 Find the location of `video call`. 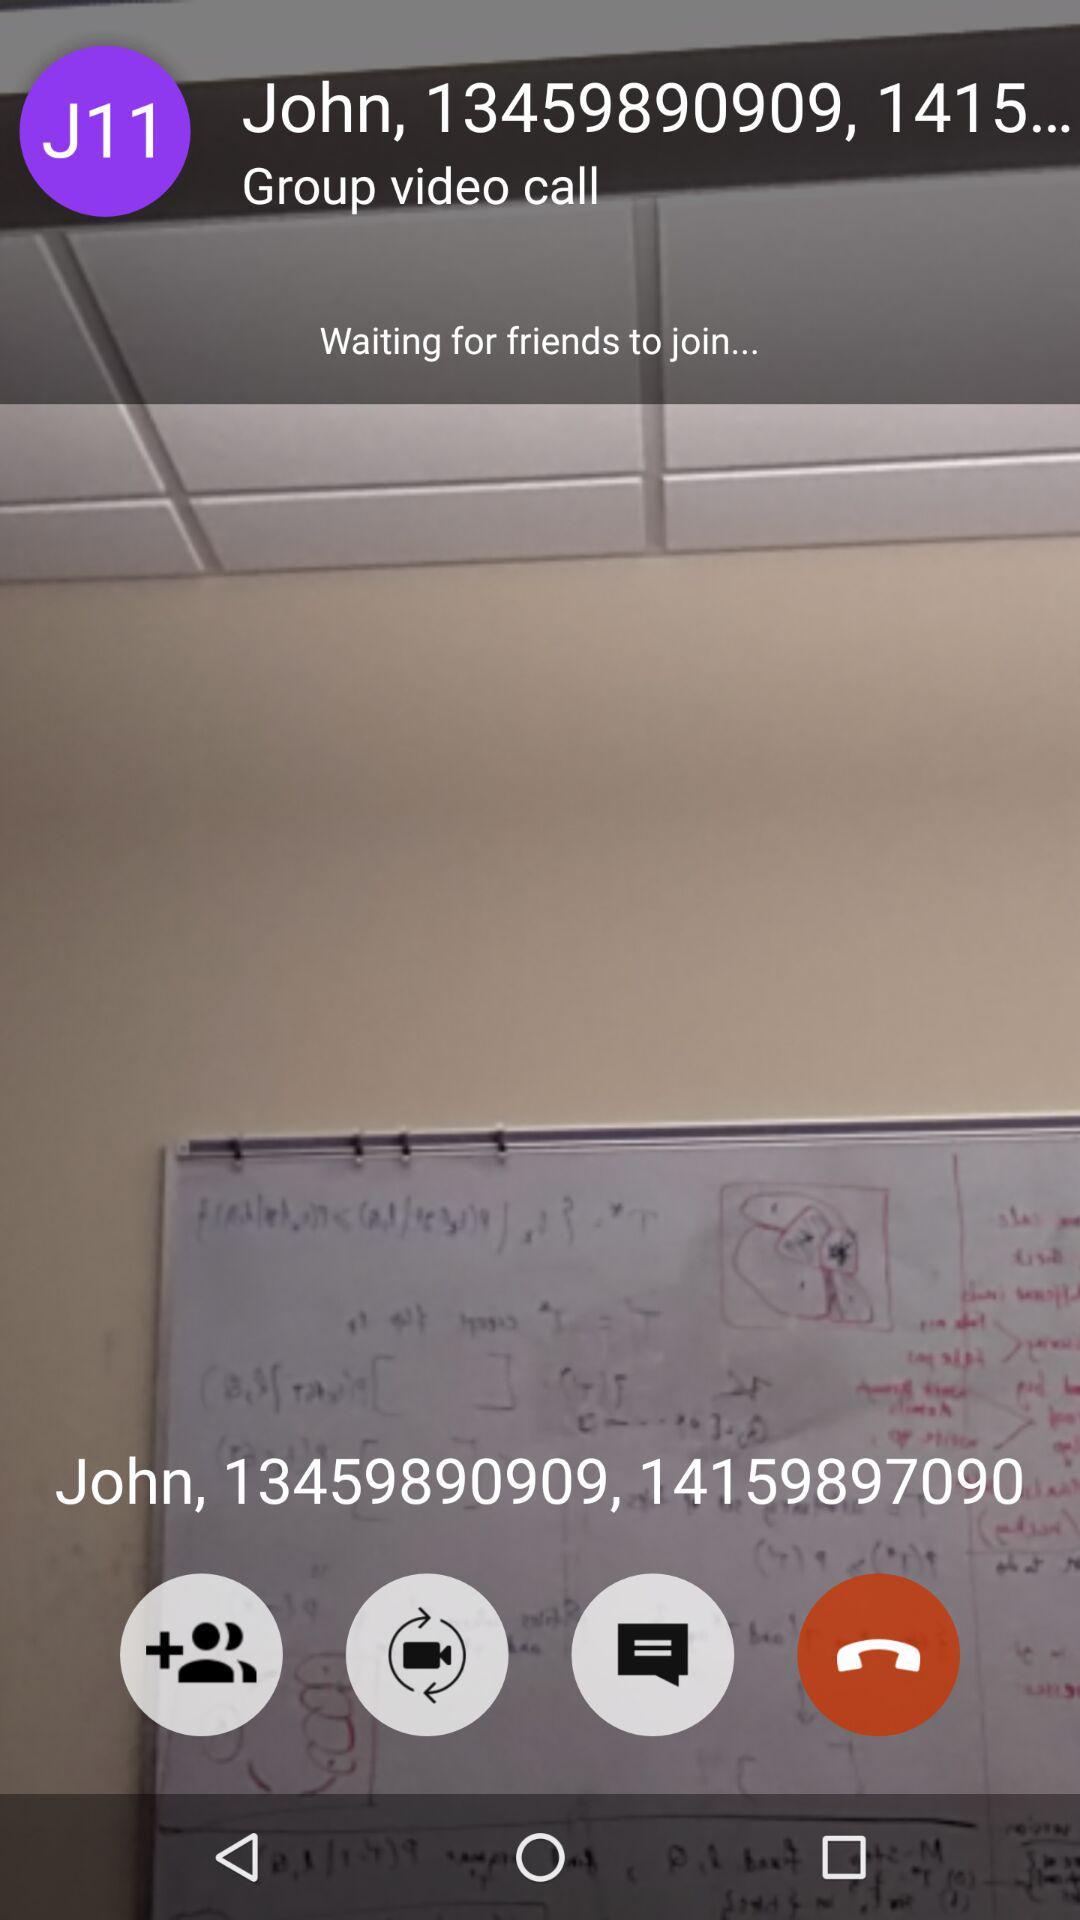

video call is located at coordinates (426, 1654).